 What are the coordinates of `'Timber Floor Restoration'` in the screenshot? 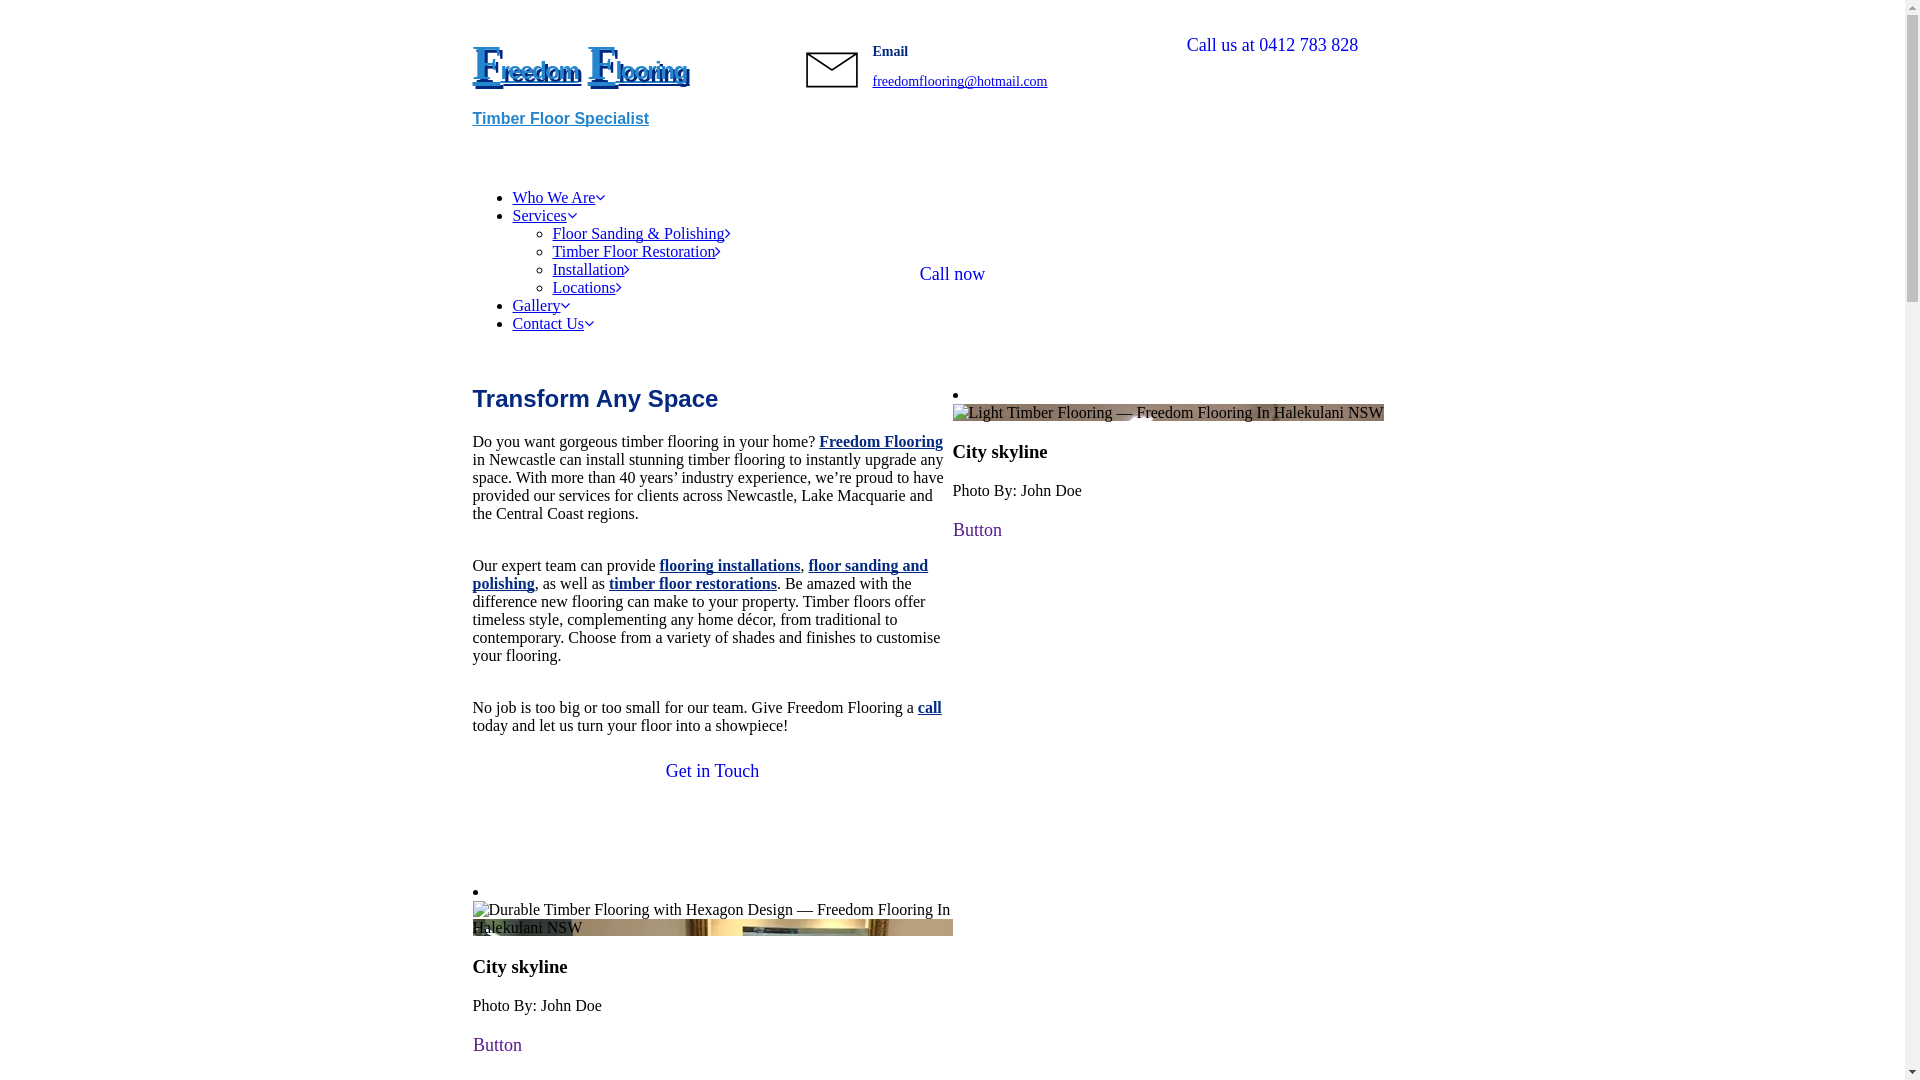 It's located at (635, 250).